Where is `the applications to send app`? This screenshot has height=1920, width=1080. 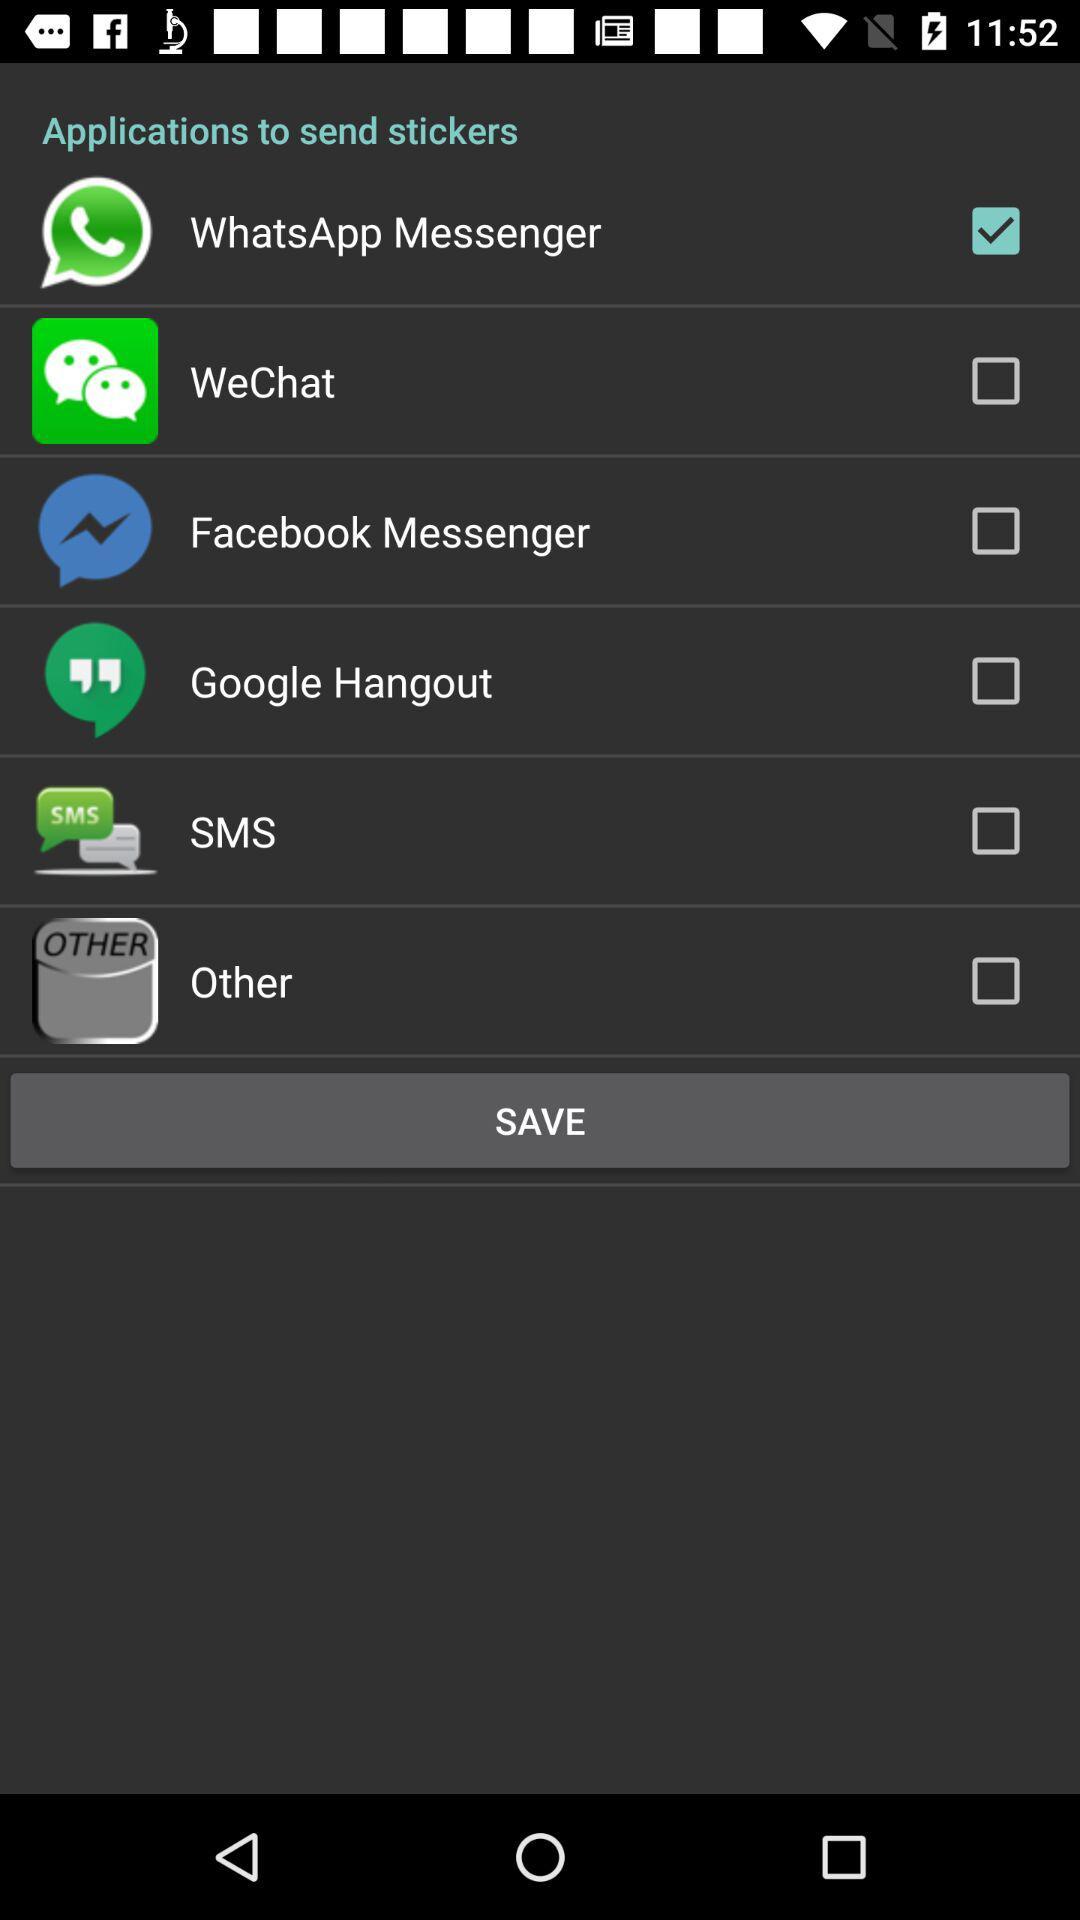 the applications to send app is located at coordinates (540, 107).